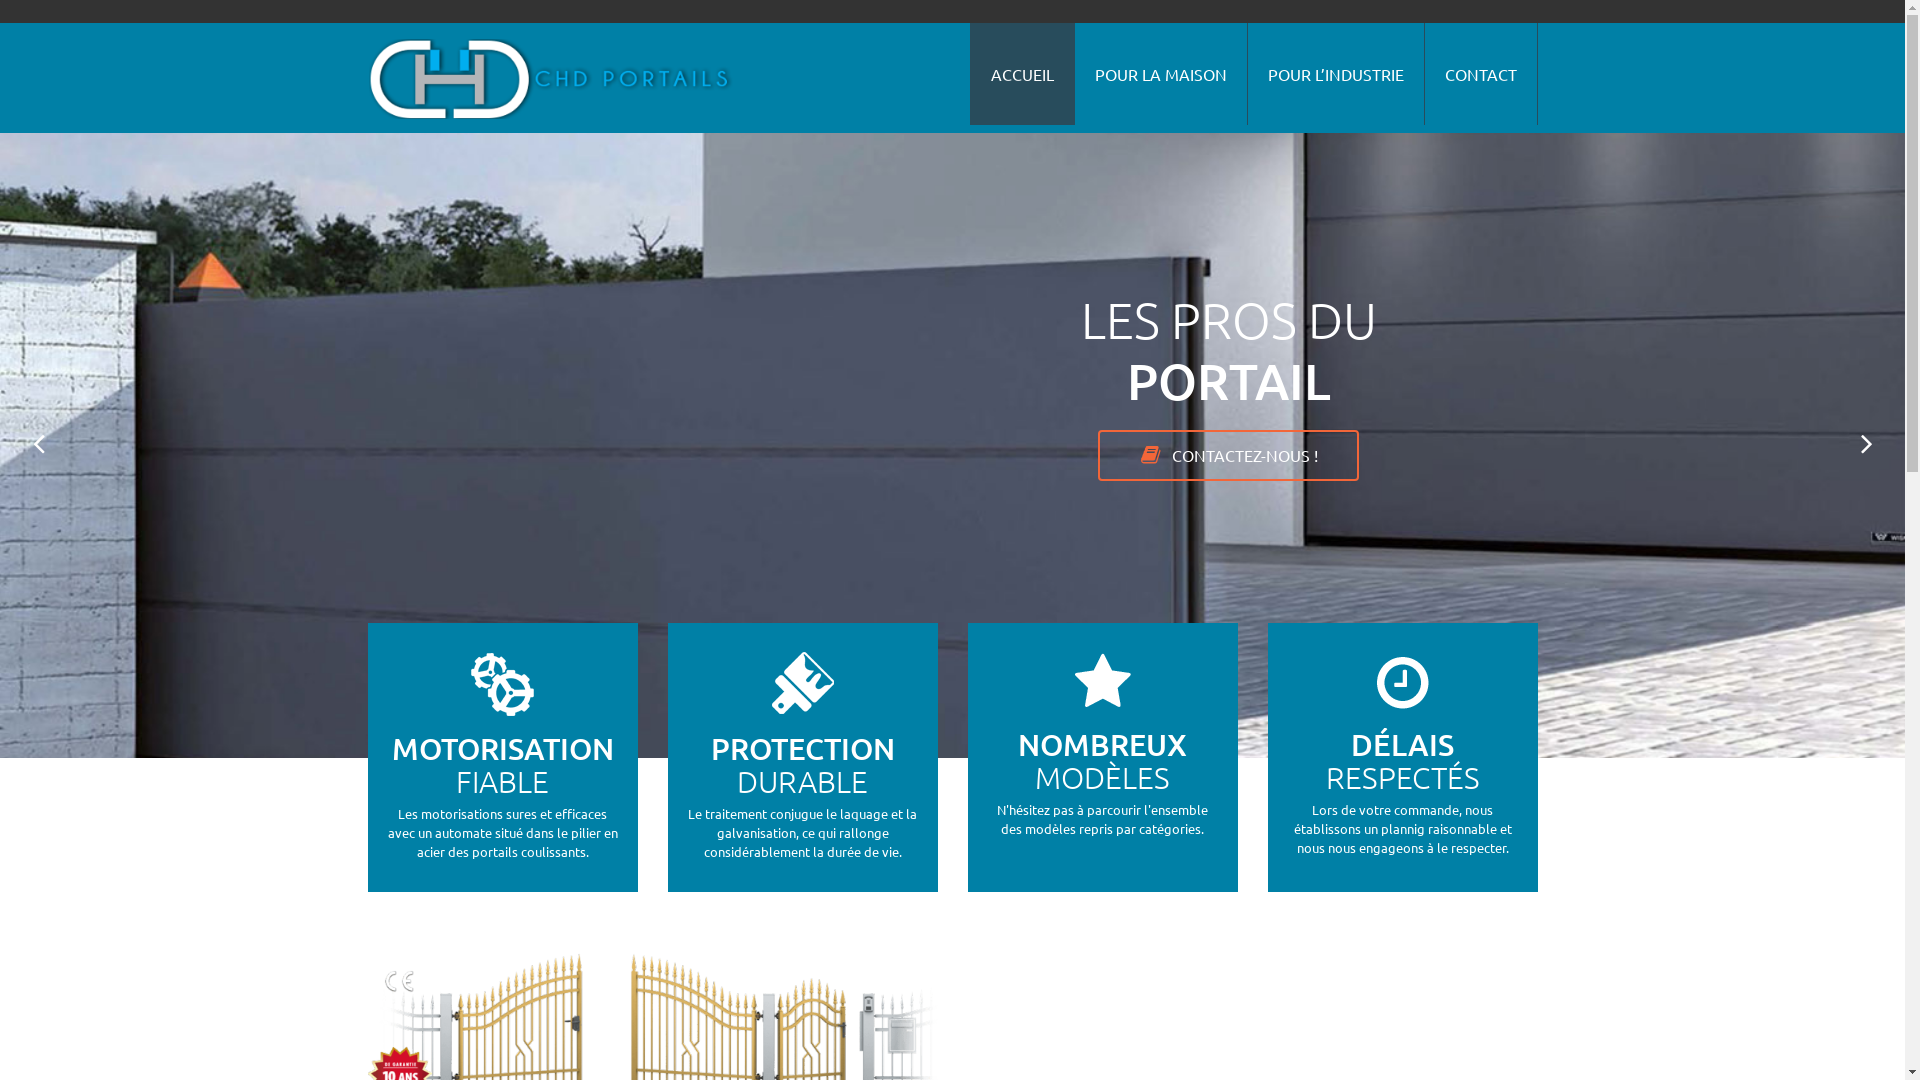 The width and height of the screenshot is (1920, 1080). What do you see at coordinates (1227, 455) in the screenshot?
I see `'CONTACTEZ-NOUS !'` at bounding box center [1227, 455].